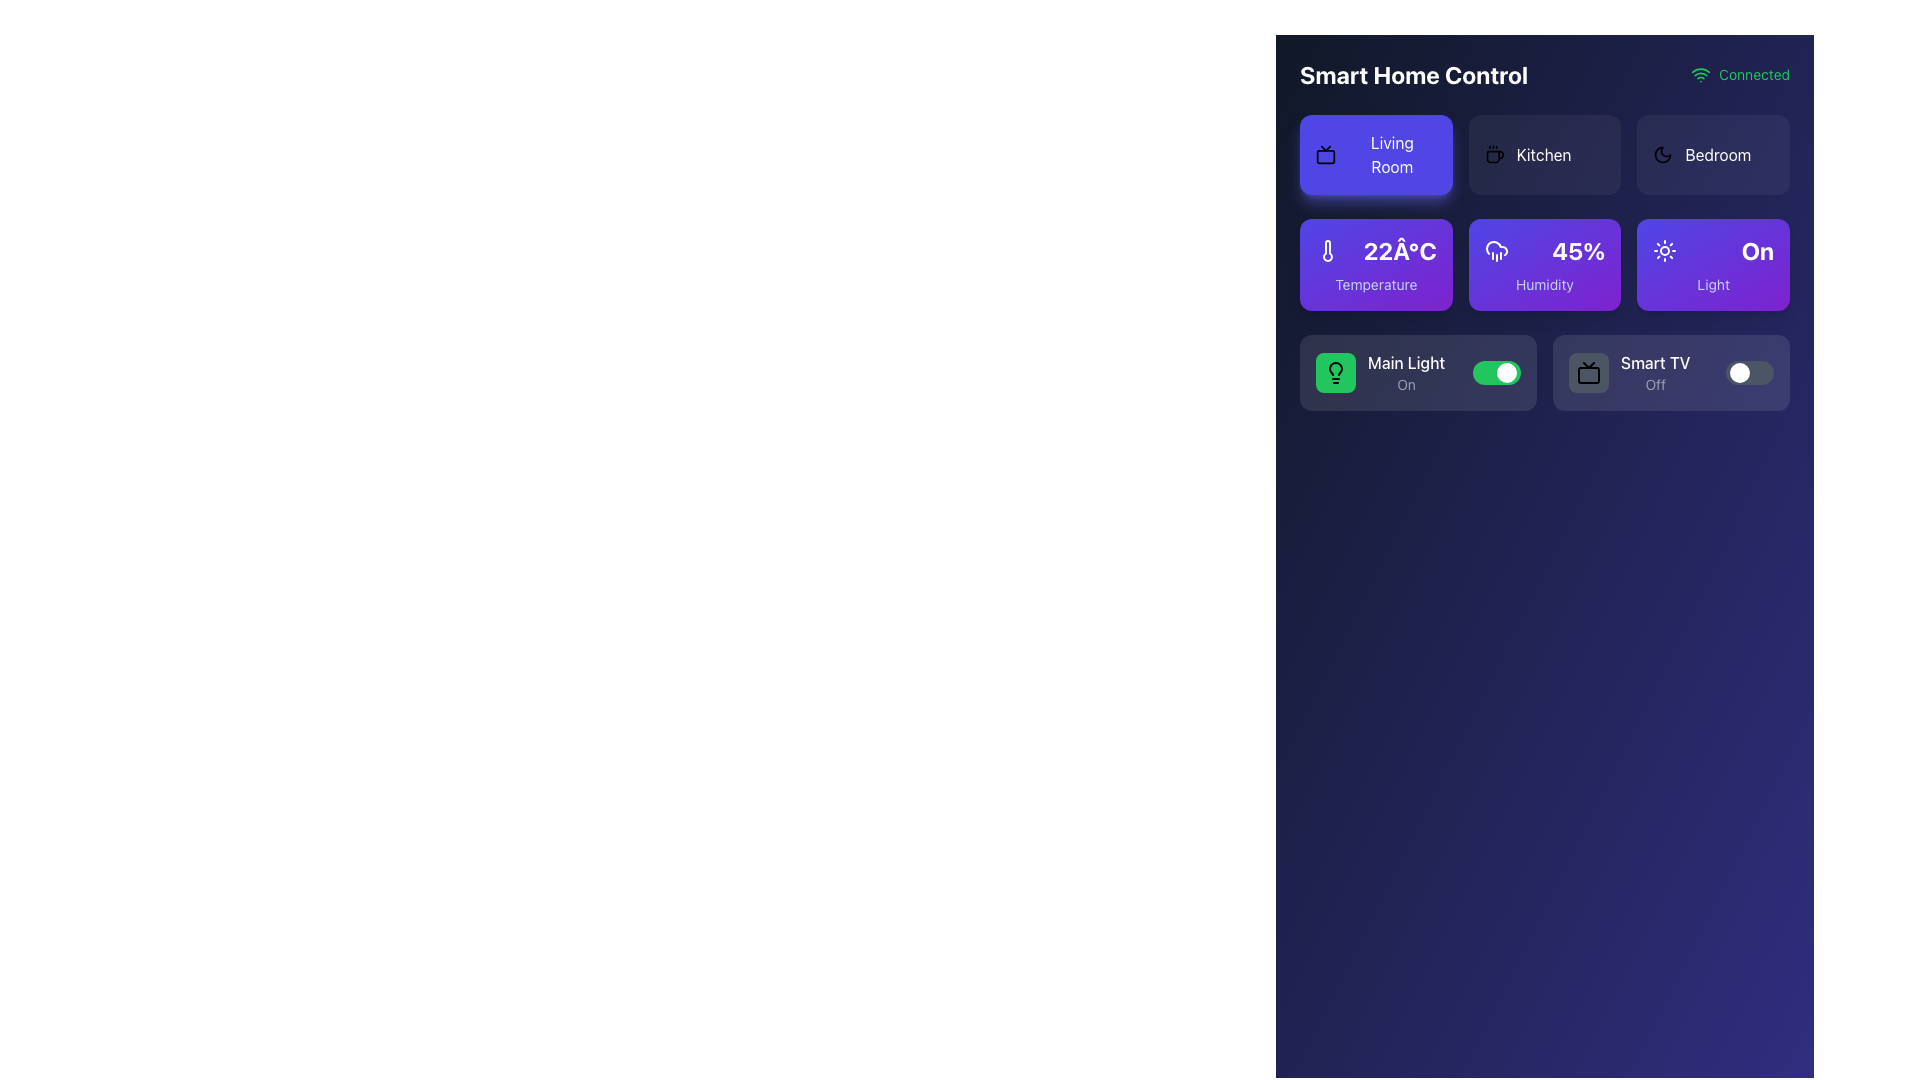 The height and width of the screenshot is (1080, 1920). Describe the element at coordinates (1325, 153) in the screenshot. I see `the living room icon located on the 'Living Room' button, which is positioned towards the left of the button's text in the top-left of the interface` at that location.